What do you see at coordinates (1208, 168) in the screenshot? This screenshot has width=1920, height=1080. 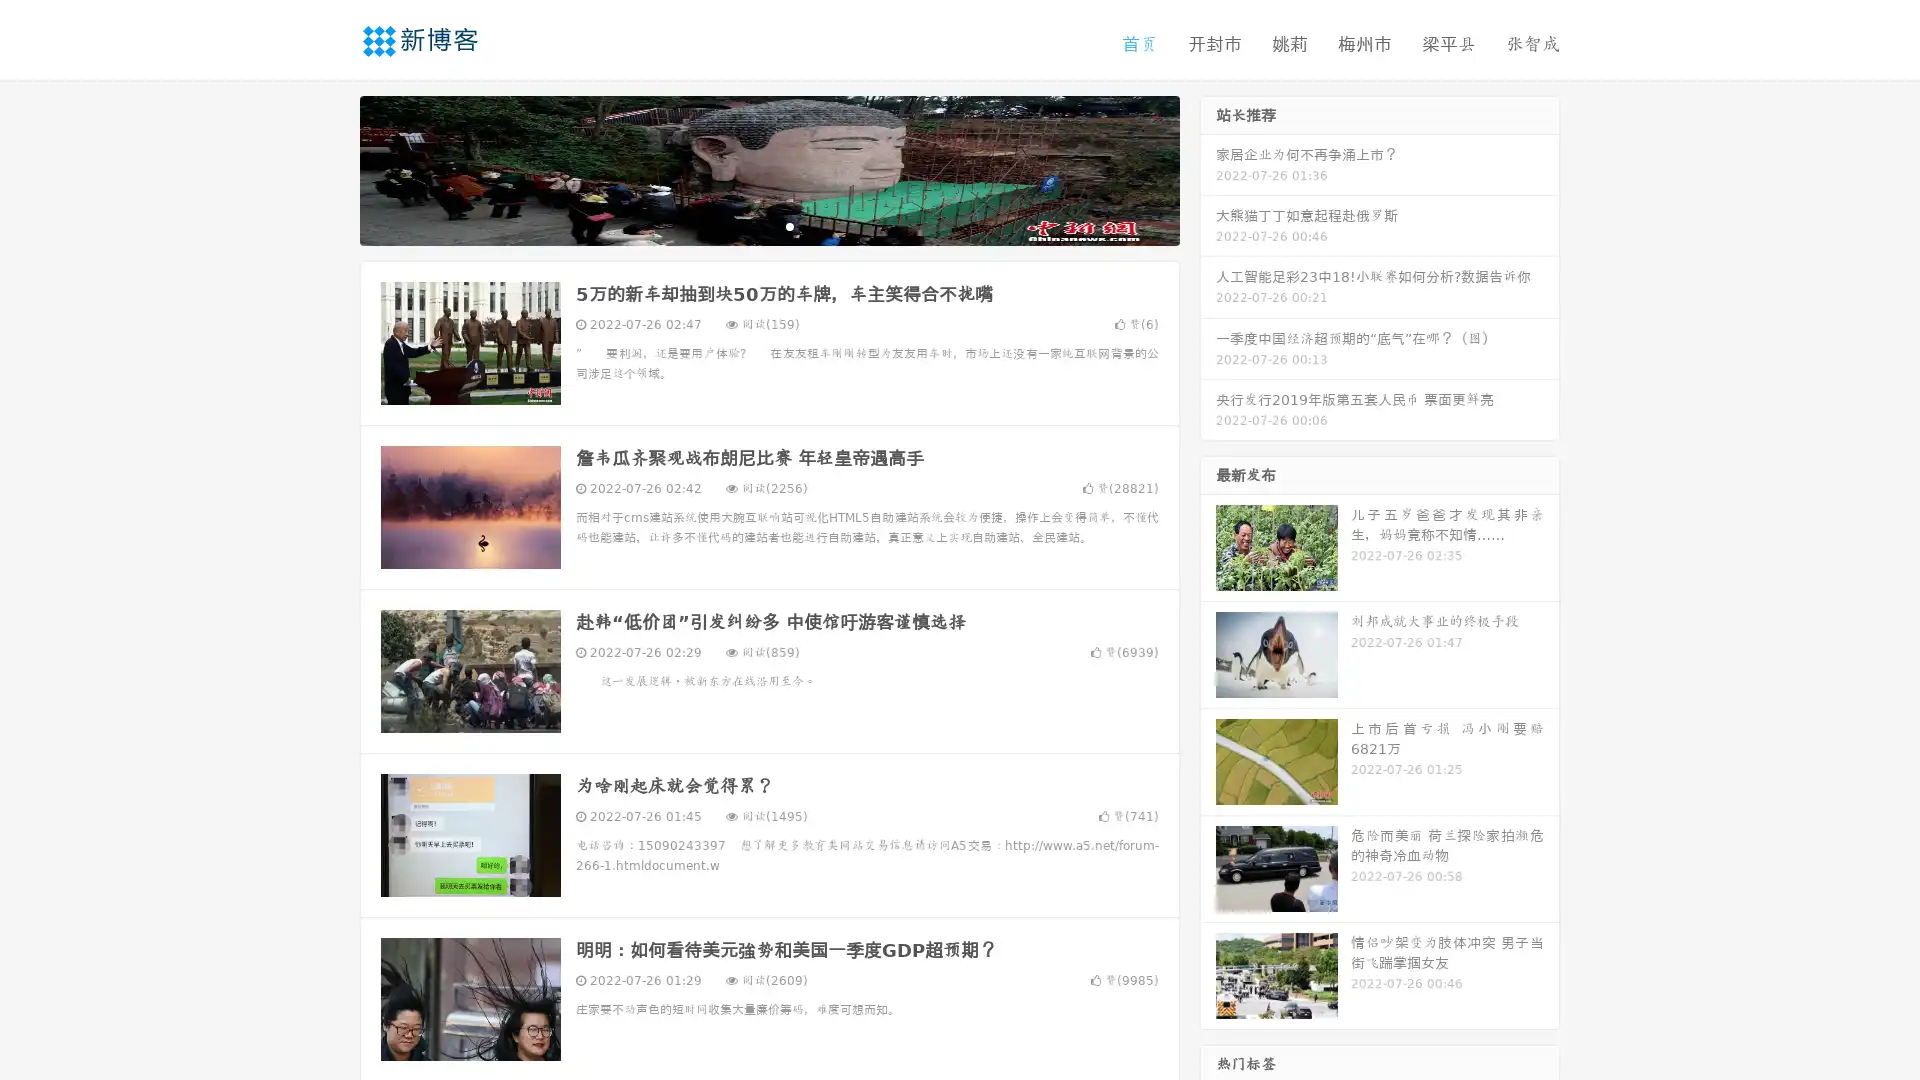 I see `Next slide` at bounding box center [1208, 168].